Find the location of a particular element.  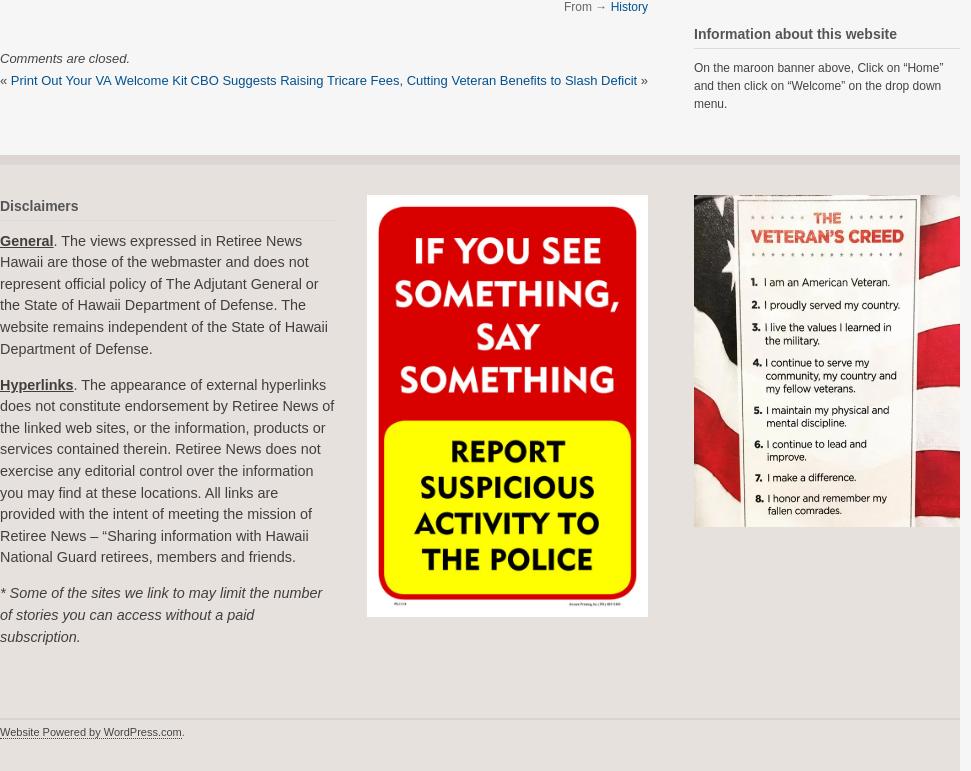

'Hyperlinks' is located at coordinates (36, 384).